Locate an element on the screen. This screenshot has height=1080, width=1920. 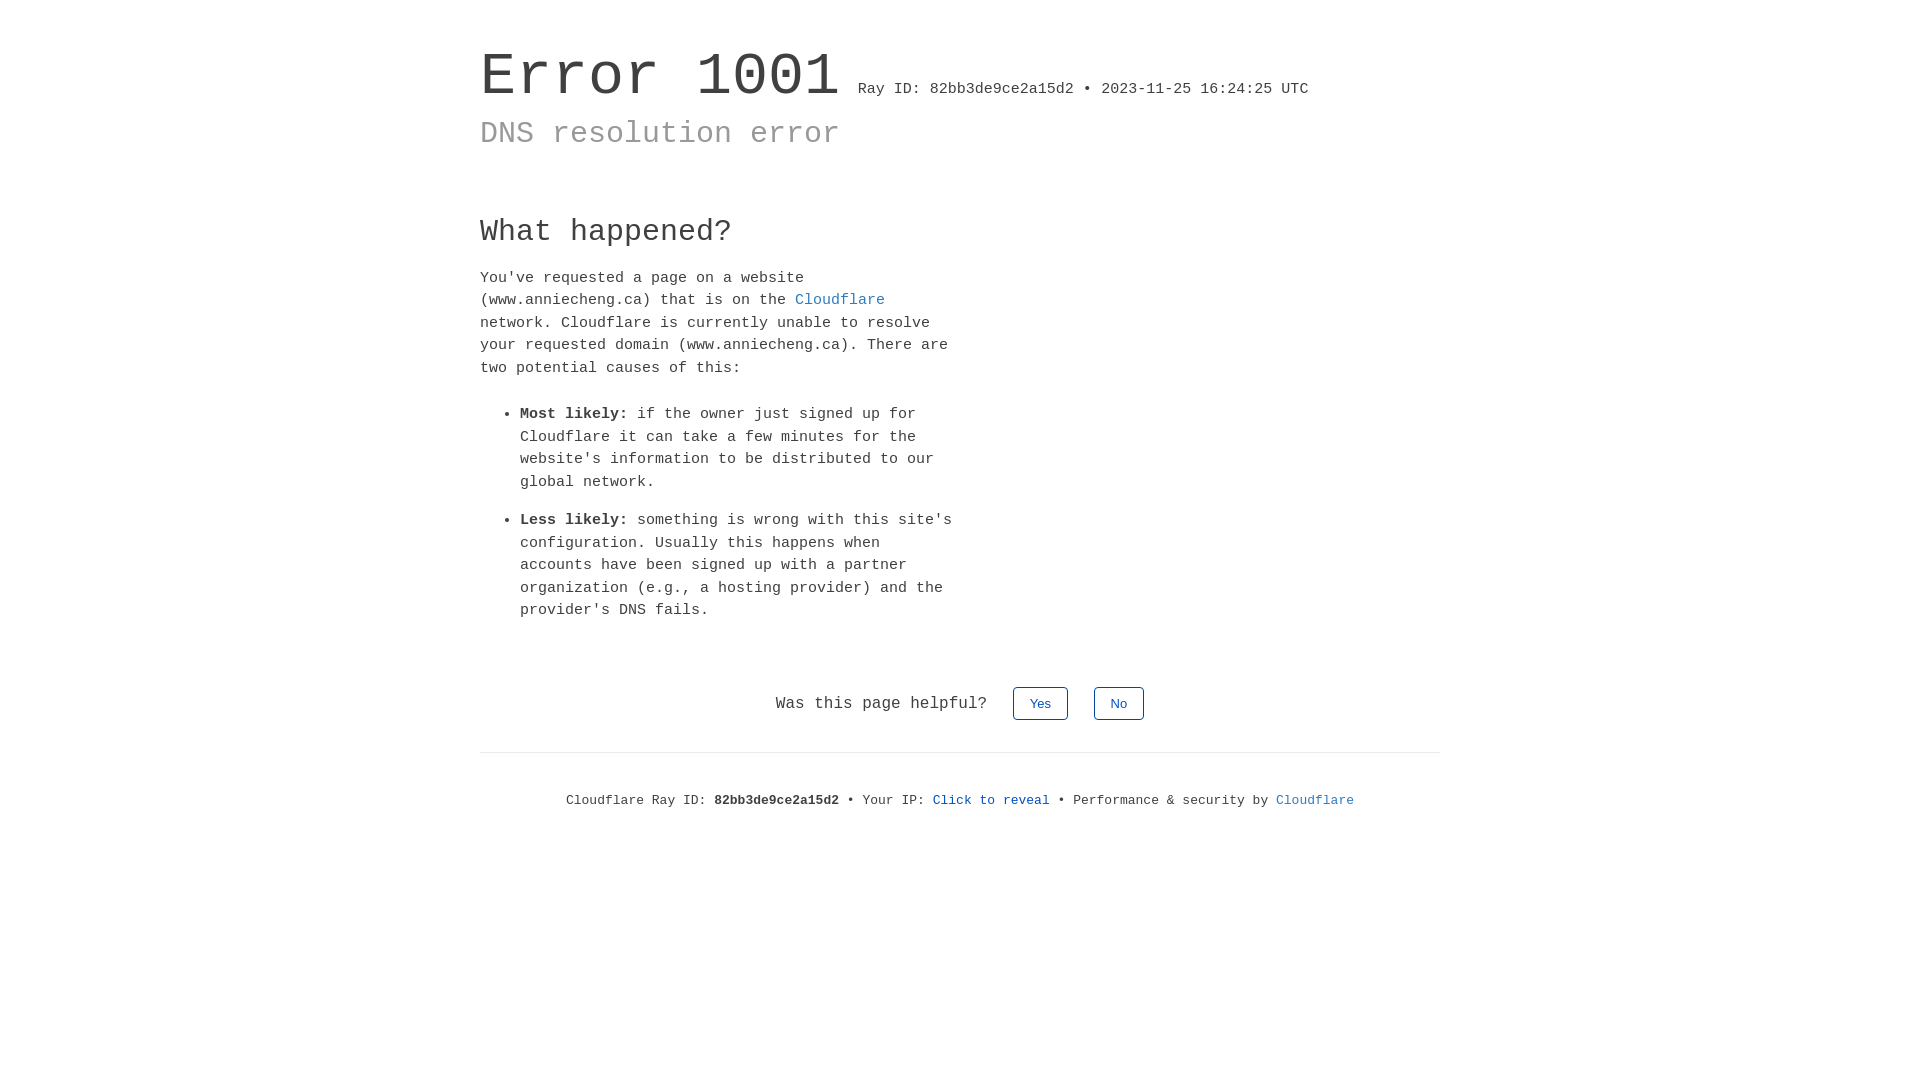
'Cloudflare' is located at coordinates (794, 300).